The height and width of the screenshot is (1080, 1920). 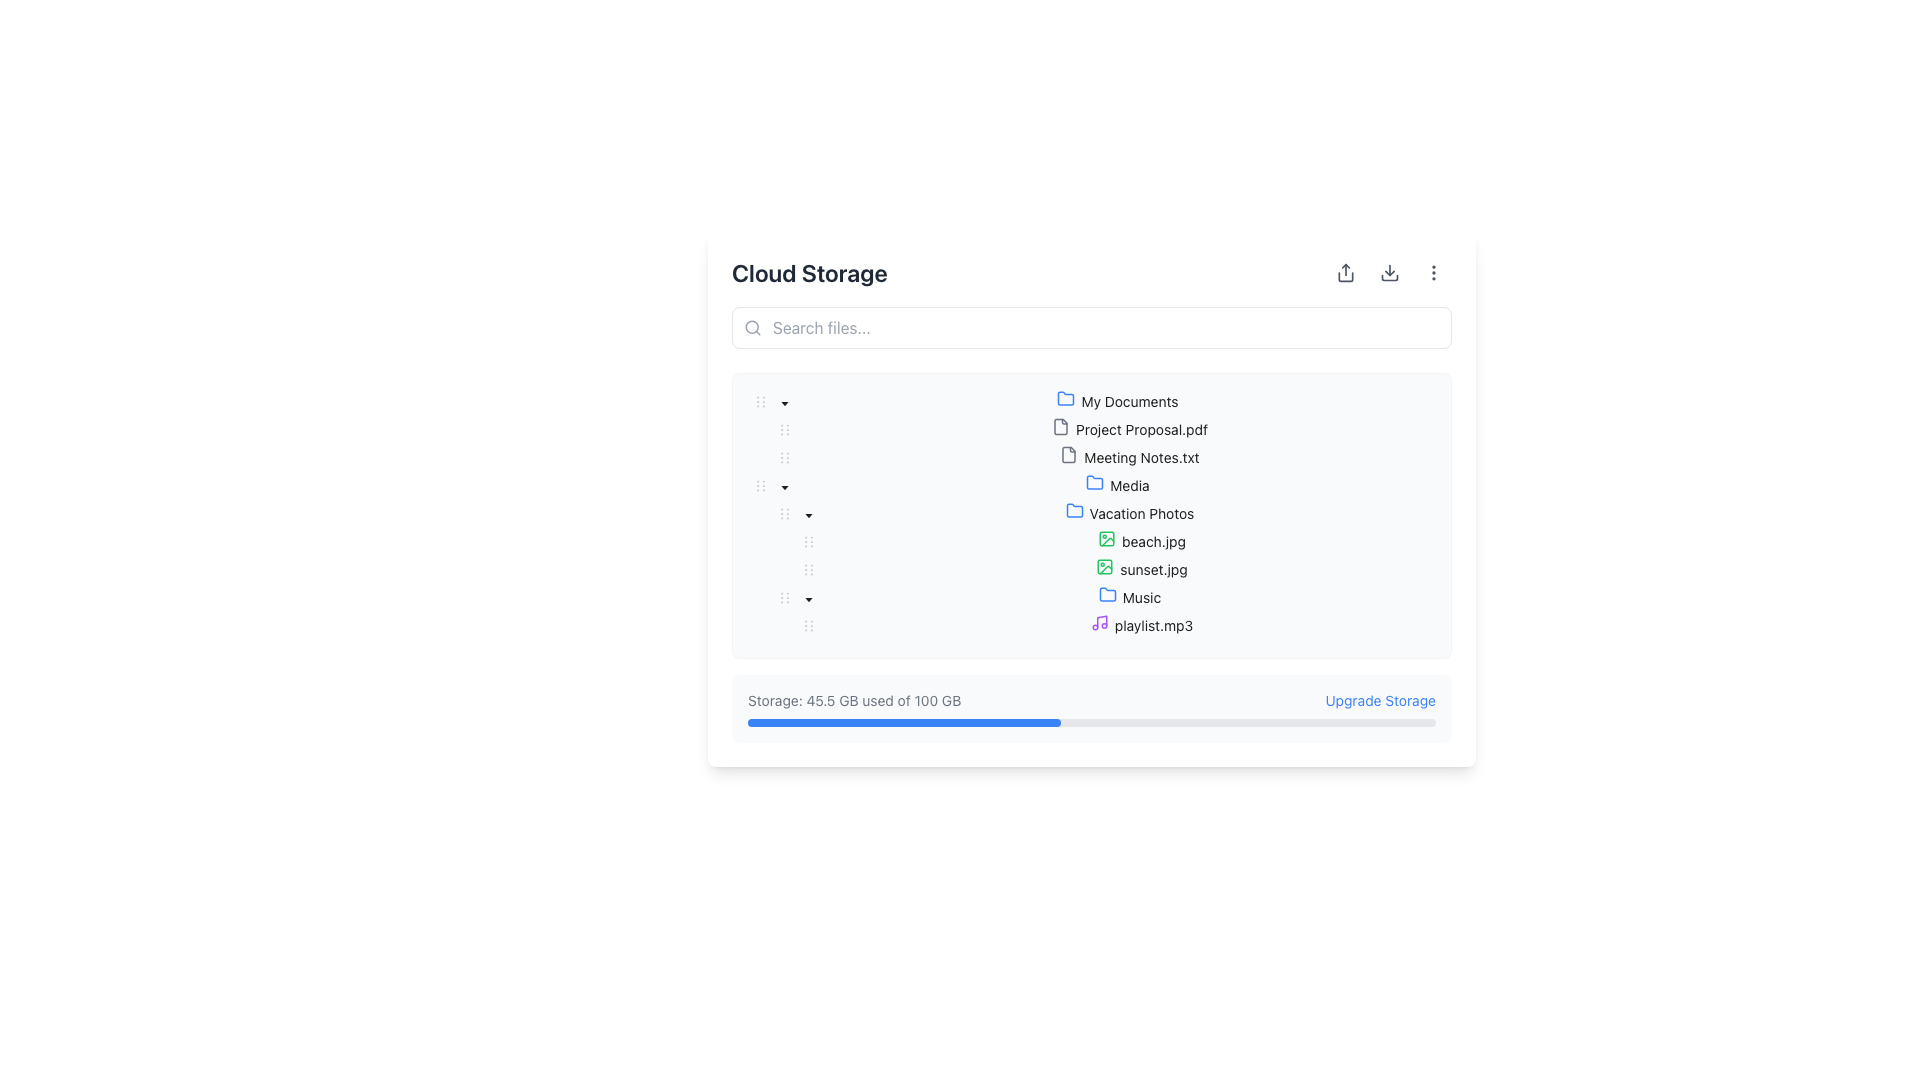 I want to click on the 'download' button icon located between the upward arrow icon and the vertical ellipsis icon in the top-right corner of the page, so click(x=1389, y=273).